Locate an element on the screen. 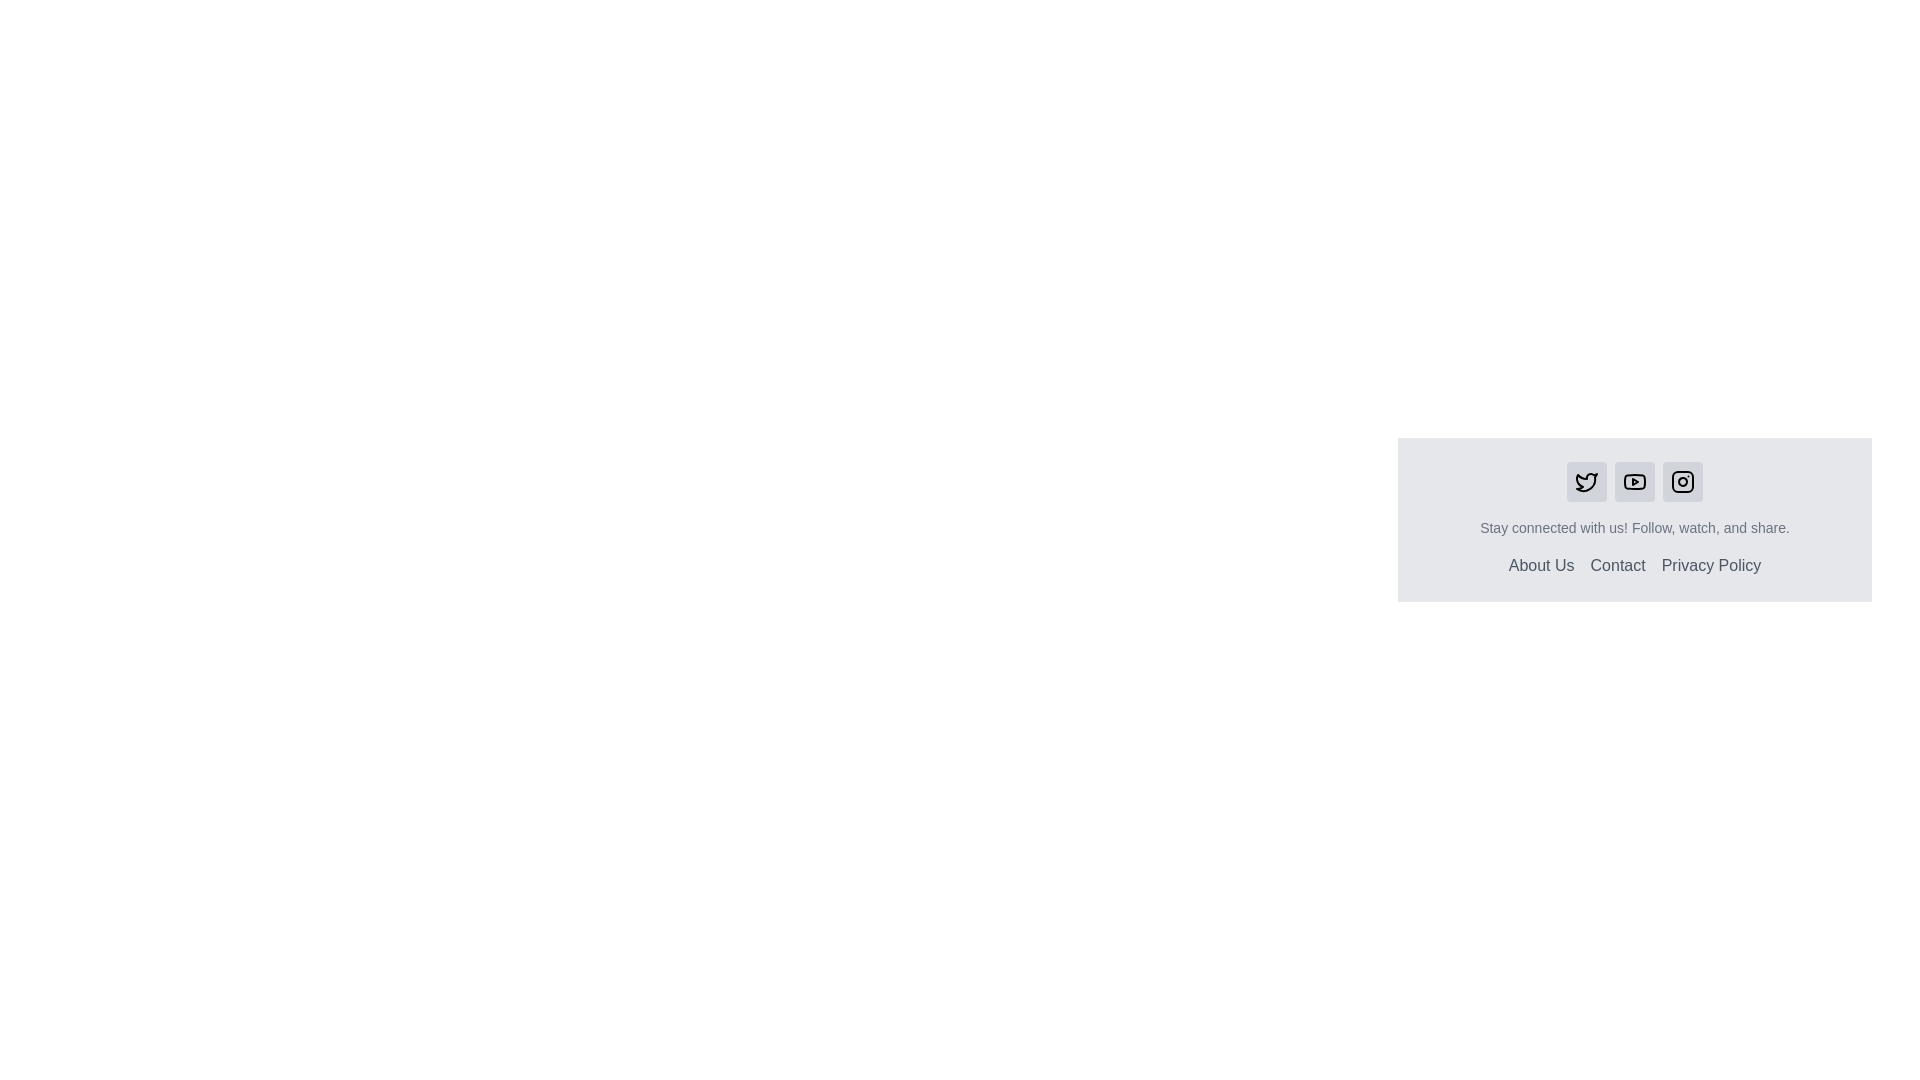 The height and width of the screenshot is (1080, 1920). the text line that says 'Stay connected with us! Follow, watch, and share.' which is styled with a smaller gray font and is located below the social media icons is located at coordinates (1635, 527).